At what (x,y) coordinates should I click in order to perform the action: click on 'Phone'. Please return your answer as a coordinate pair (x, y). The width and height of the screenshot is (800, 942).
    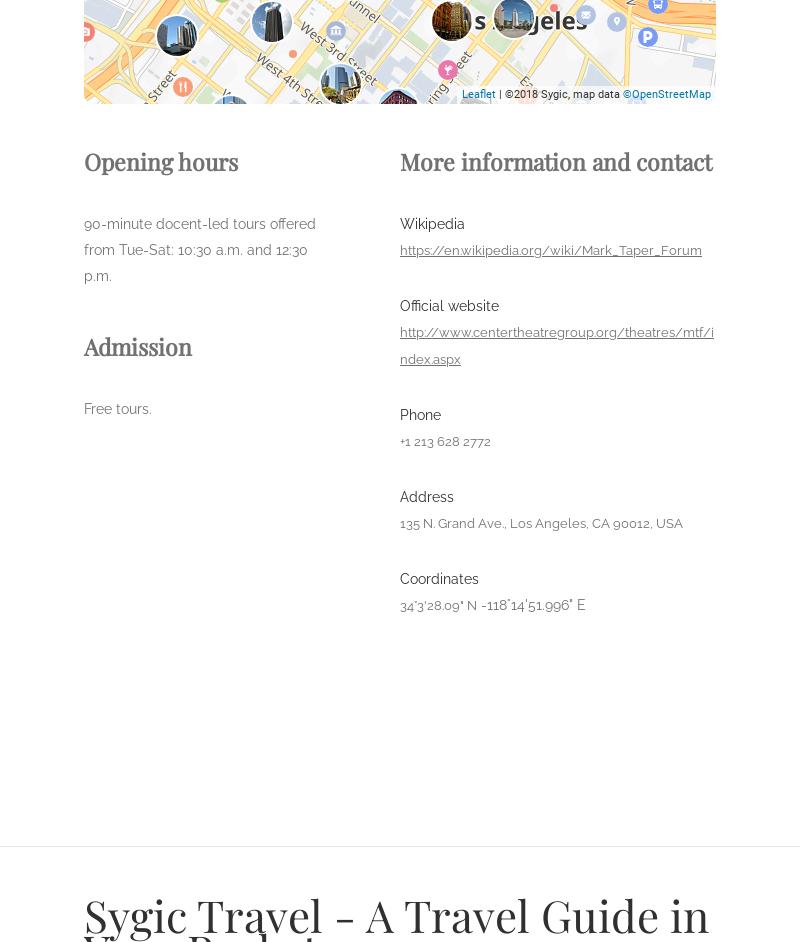
    Looking at the image, I should click on (420, 415).